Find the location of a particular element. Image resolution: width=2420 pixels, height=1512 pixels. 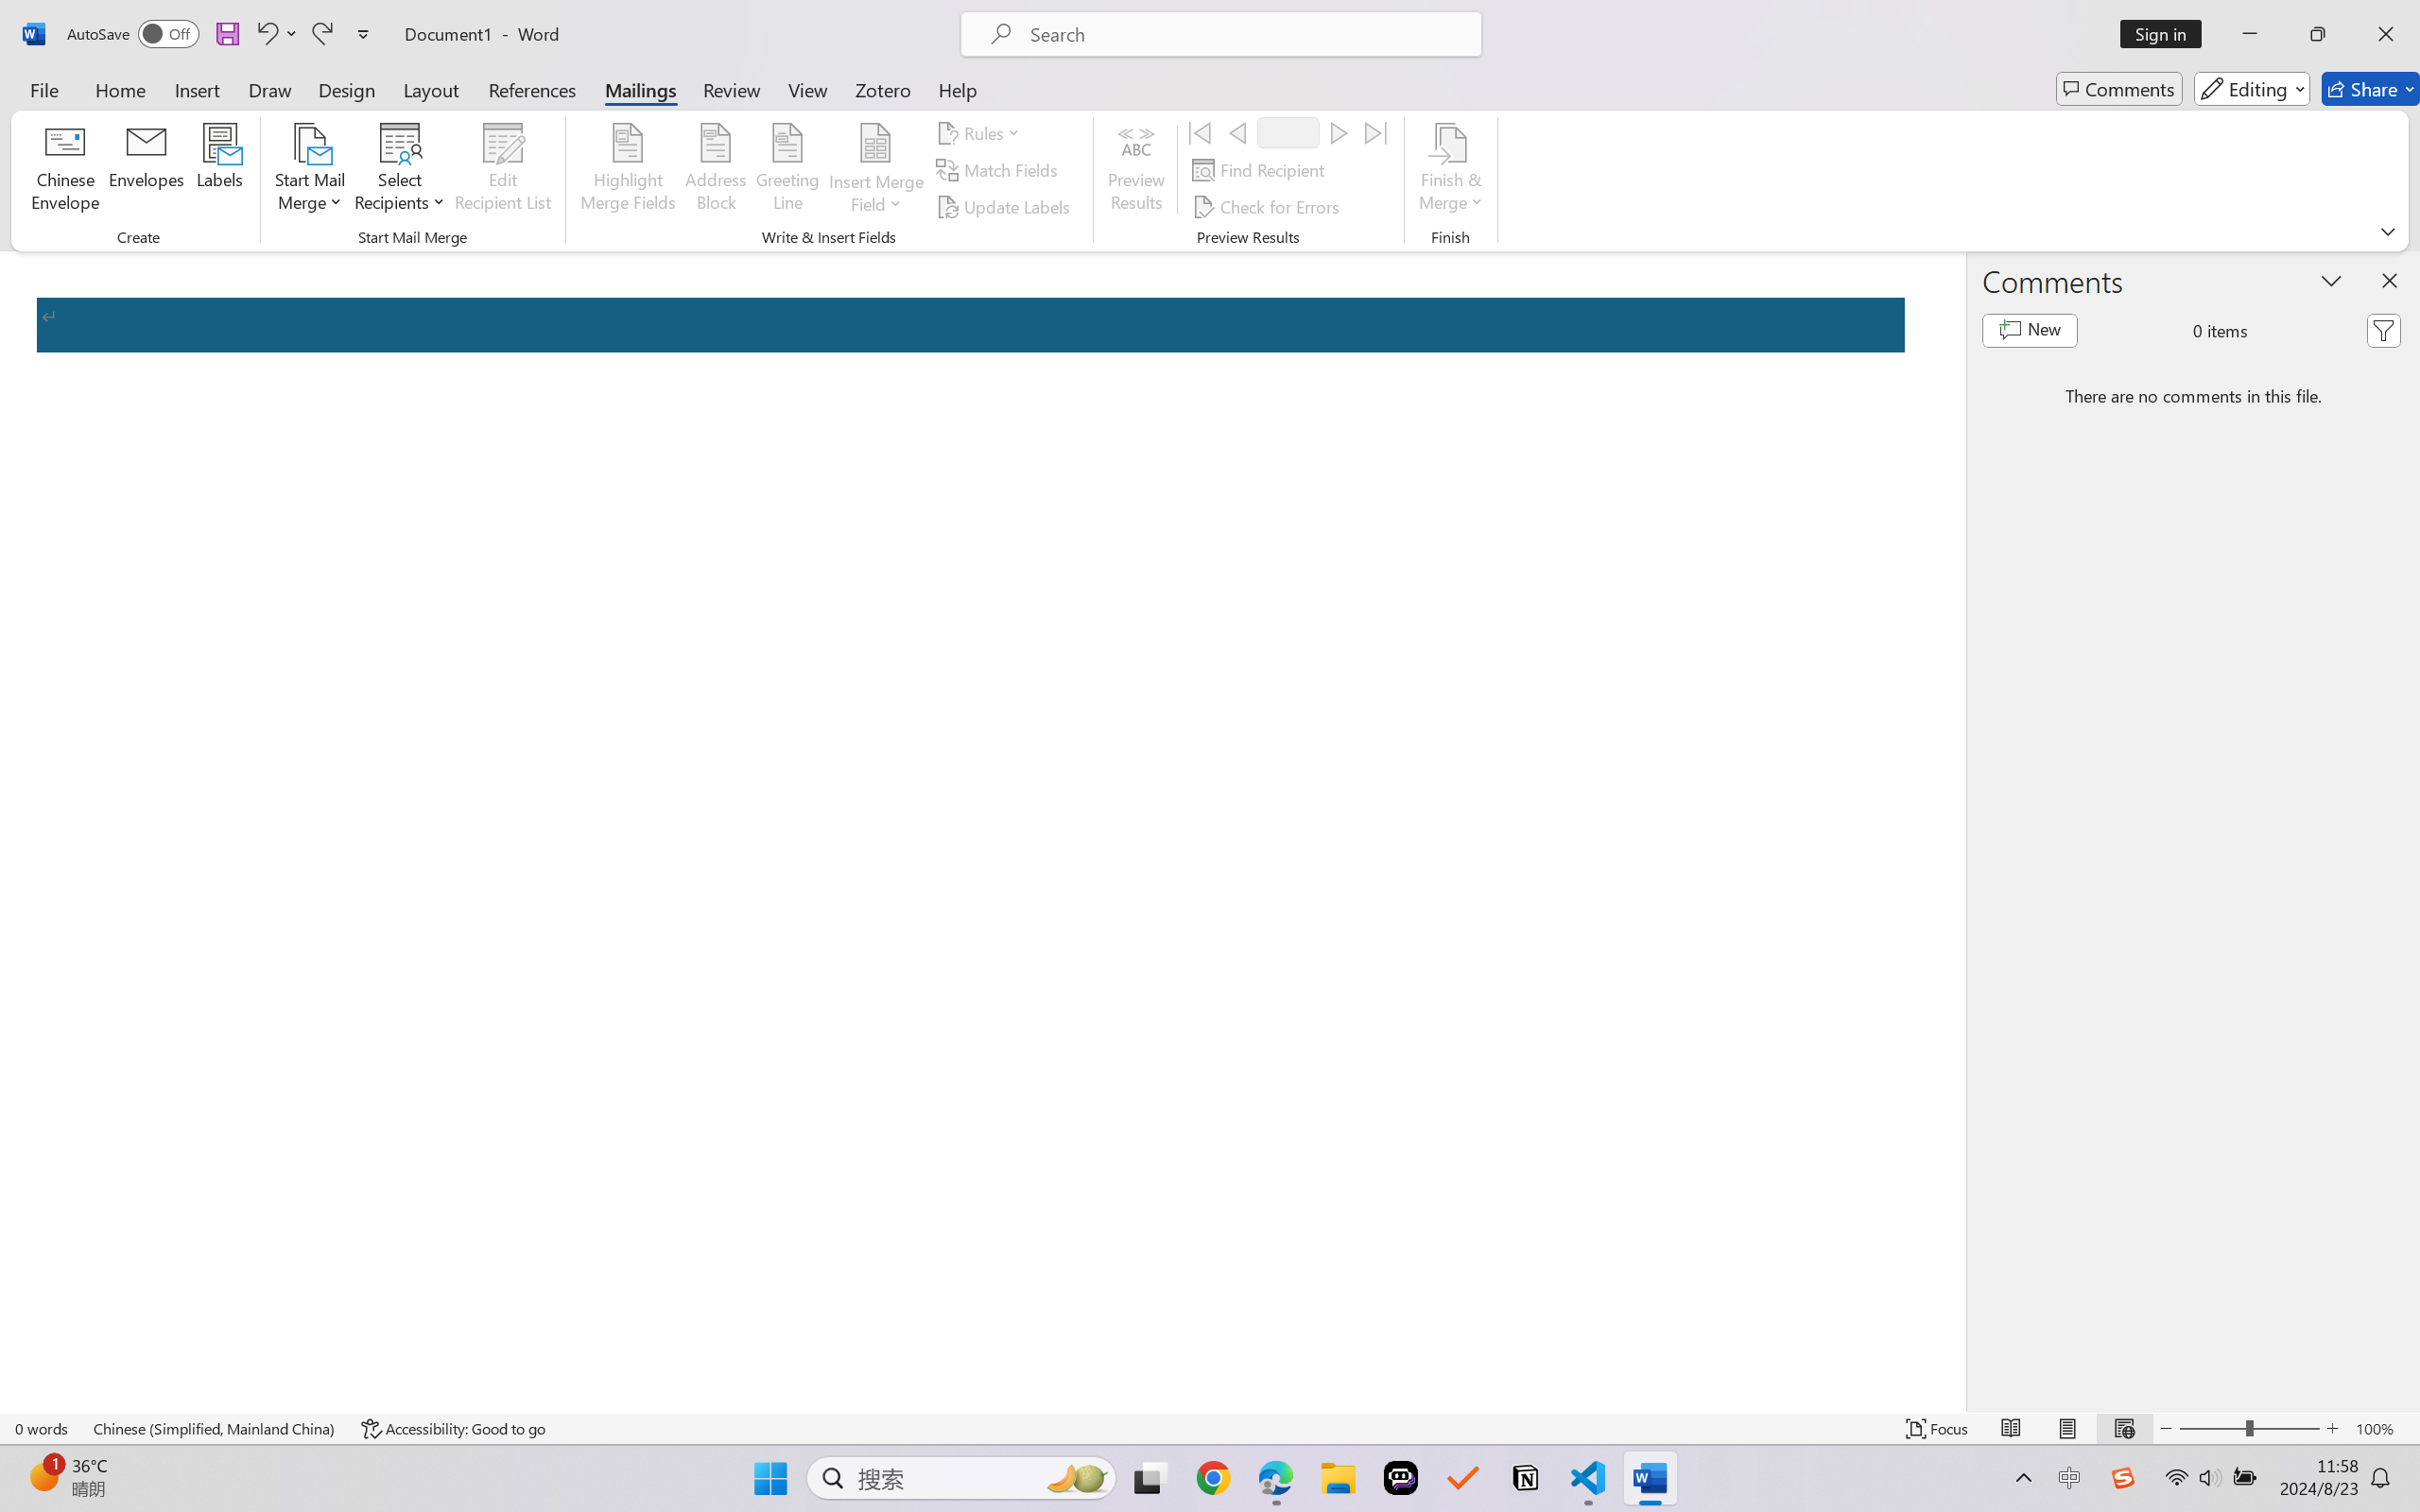

'Next' is located at coordinates (1338, 131).